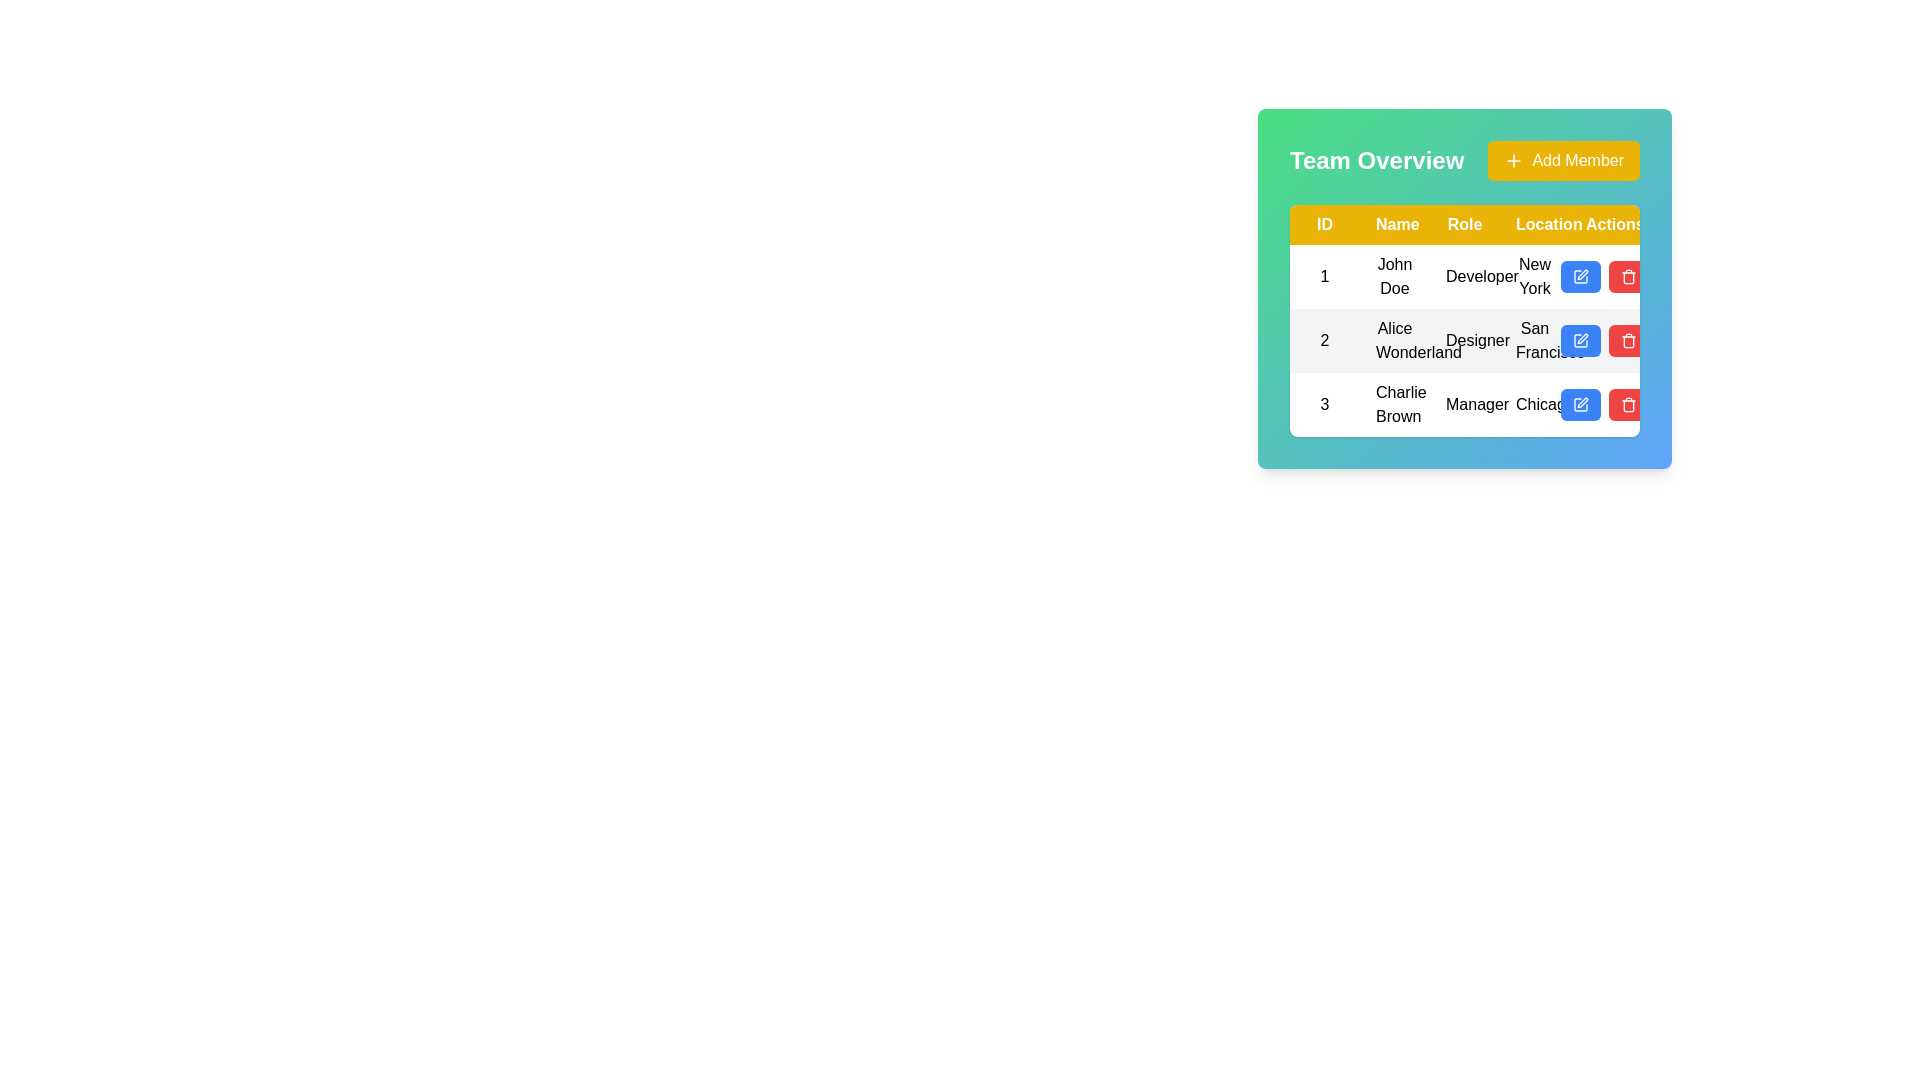 The image size is (1920, 1080). Describe the element at coordinates (1604, 405) in the screenshot. I see `the blue button with a white pen icon located in the action column of the third row of the table` at that location.